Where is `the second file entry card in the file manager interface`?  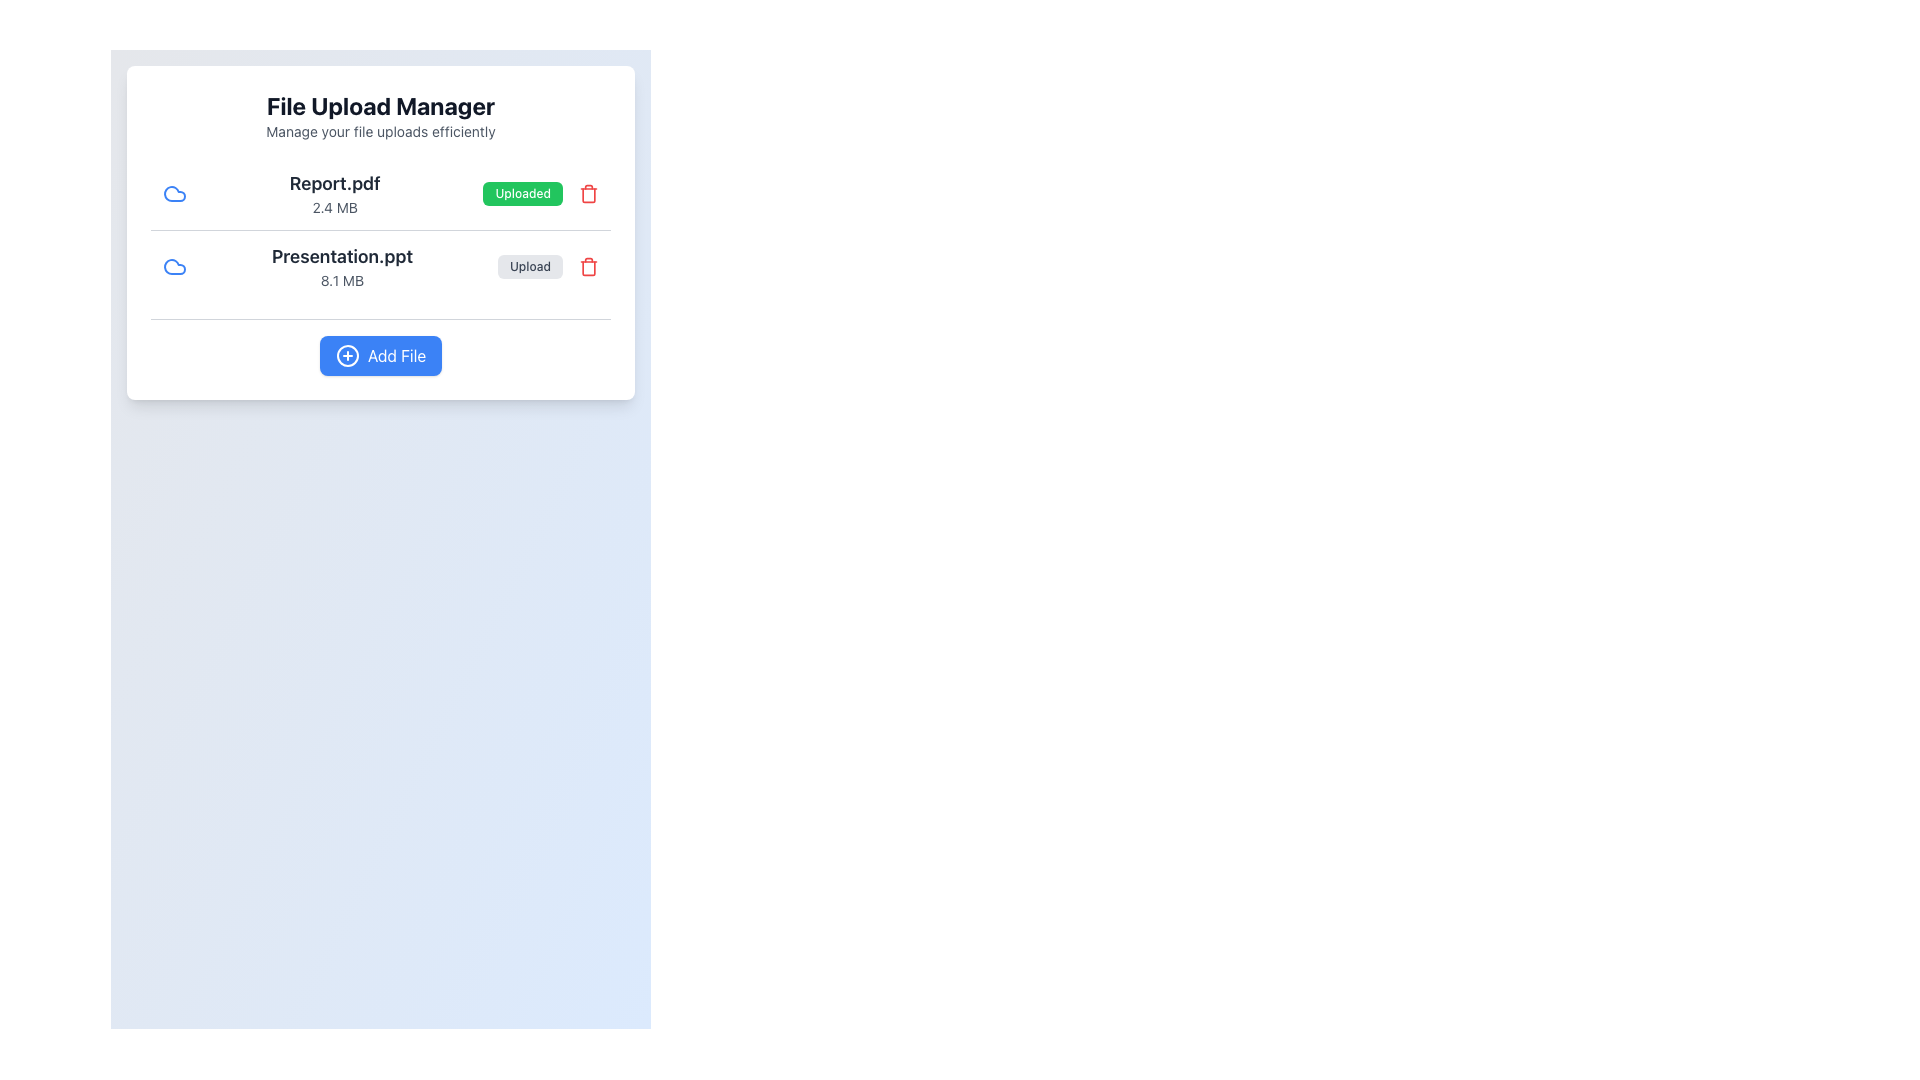
the second file entry card in the file manager interface is located at coordinates (380, 265).